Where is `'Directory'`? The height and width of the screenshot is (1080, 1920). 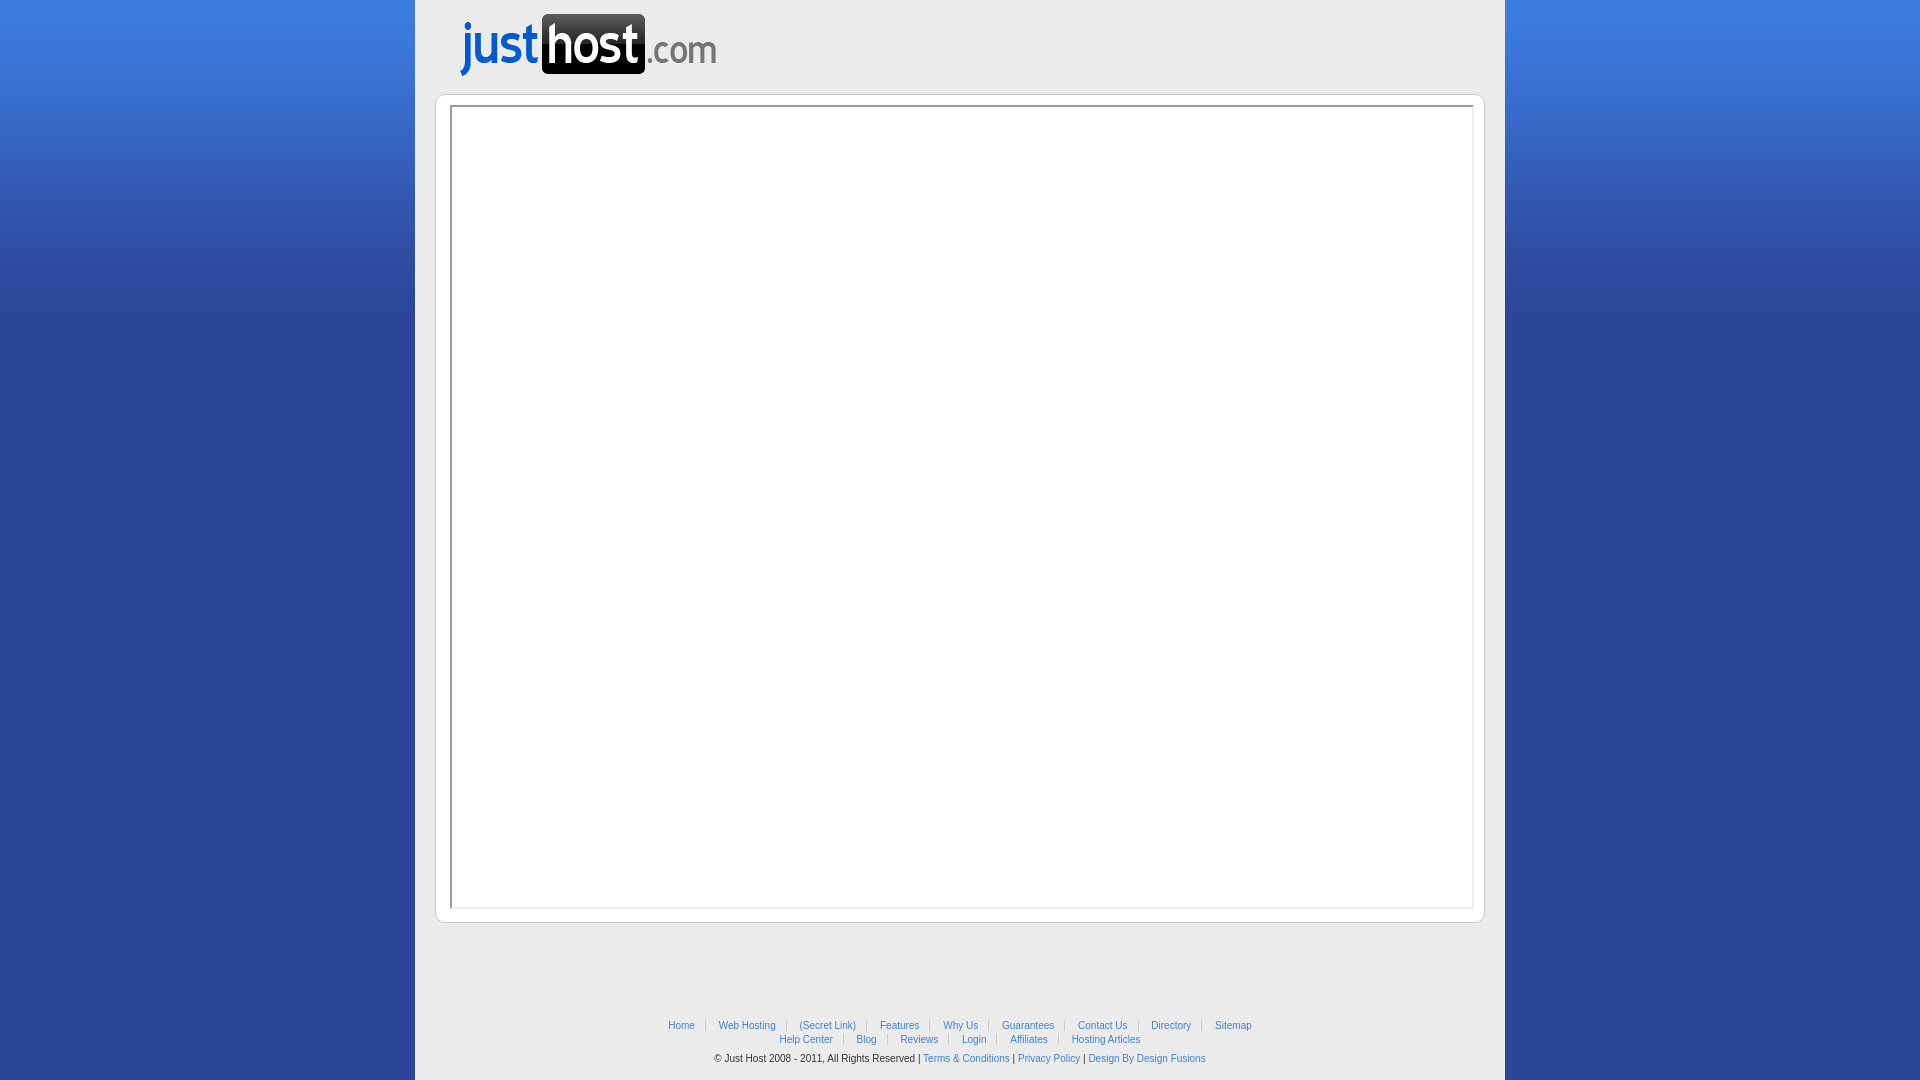
'Directory' is located at coordinates (1171, 1025).